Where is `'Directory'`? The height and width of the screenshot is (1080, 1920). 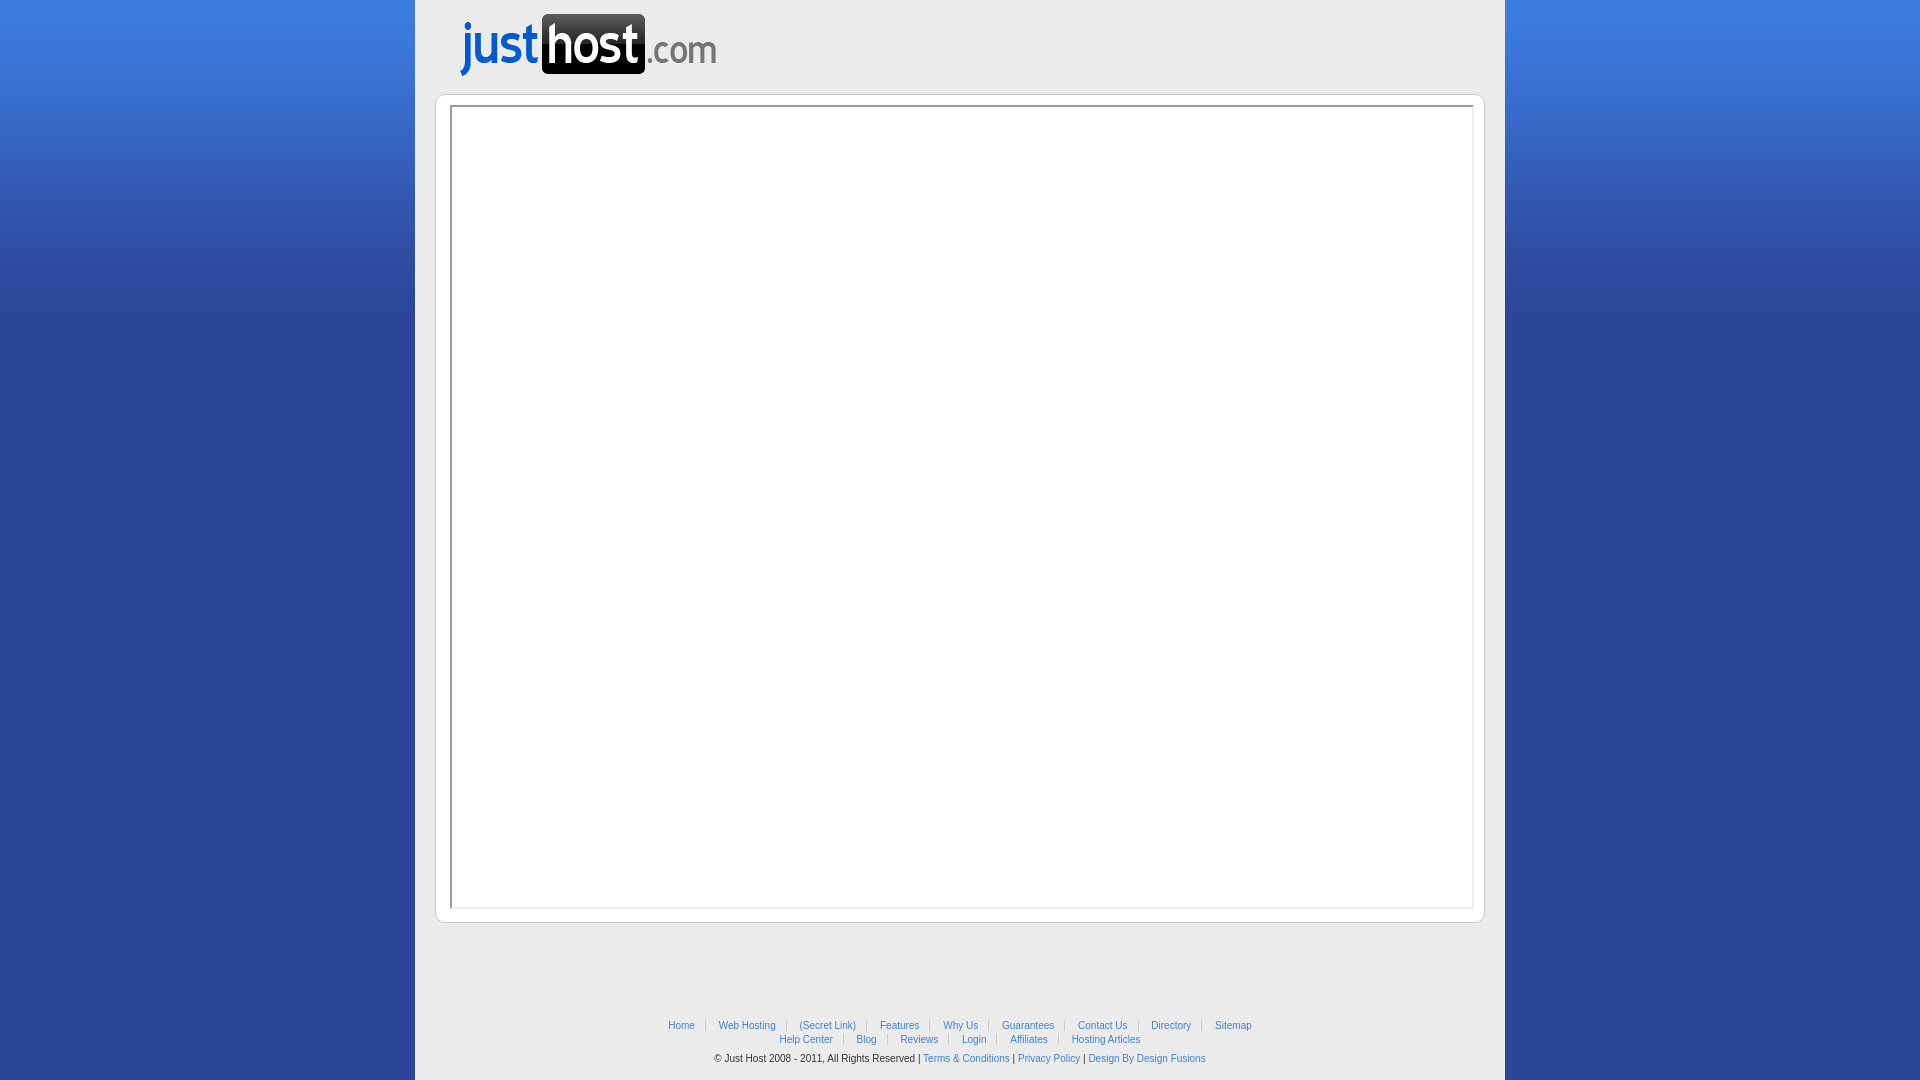
'Directory' is located at coordinates (1171, 1025).